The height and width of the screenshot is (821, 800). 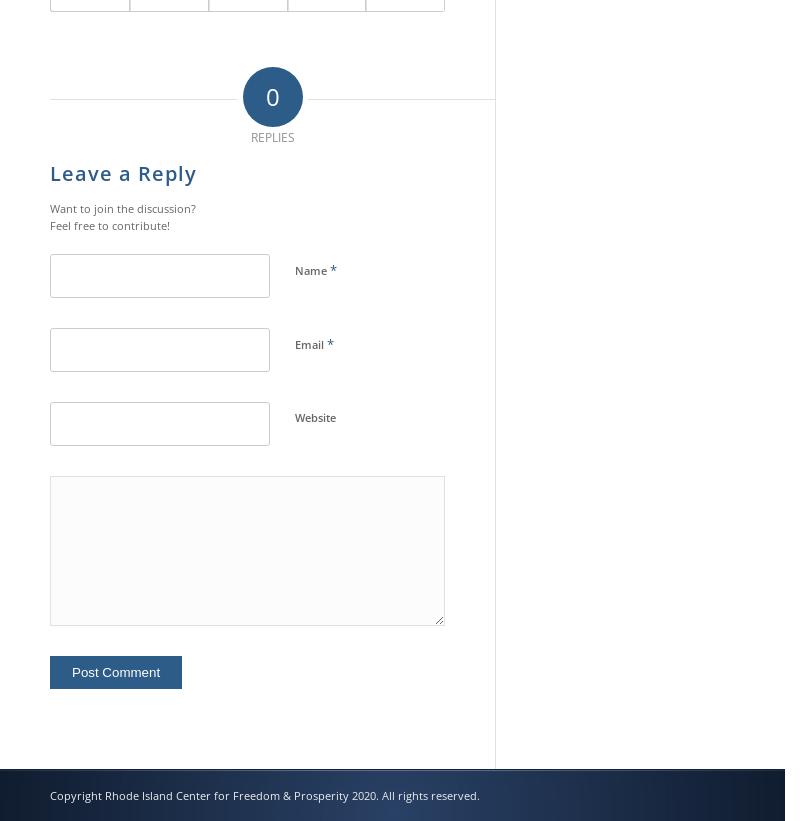 What do you see at coordinates (310, 344) in the screenshot?
I see `'Email'` at bounding box center [310, 344].